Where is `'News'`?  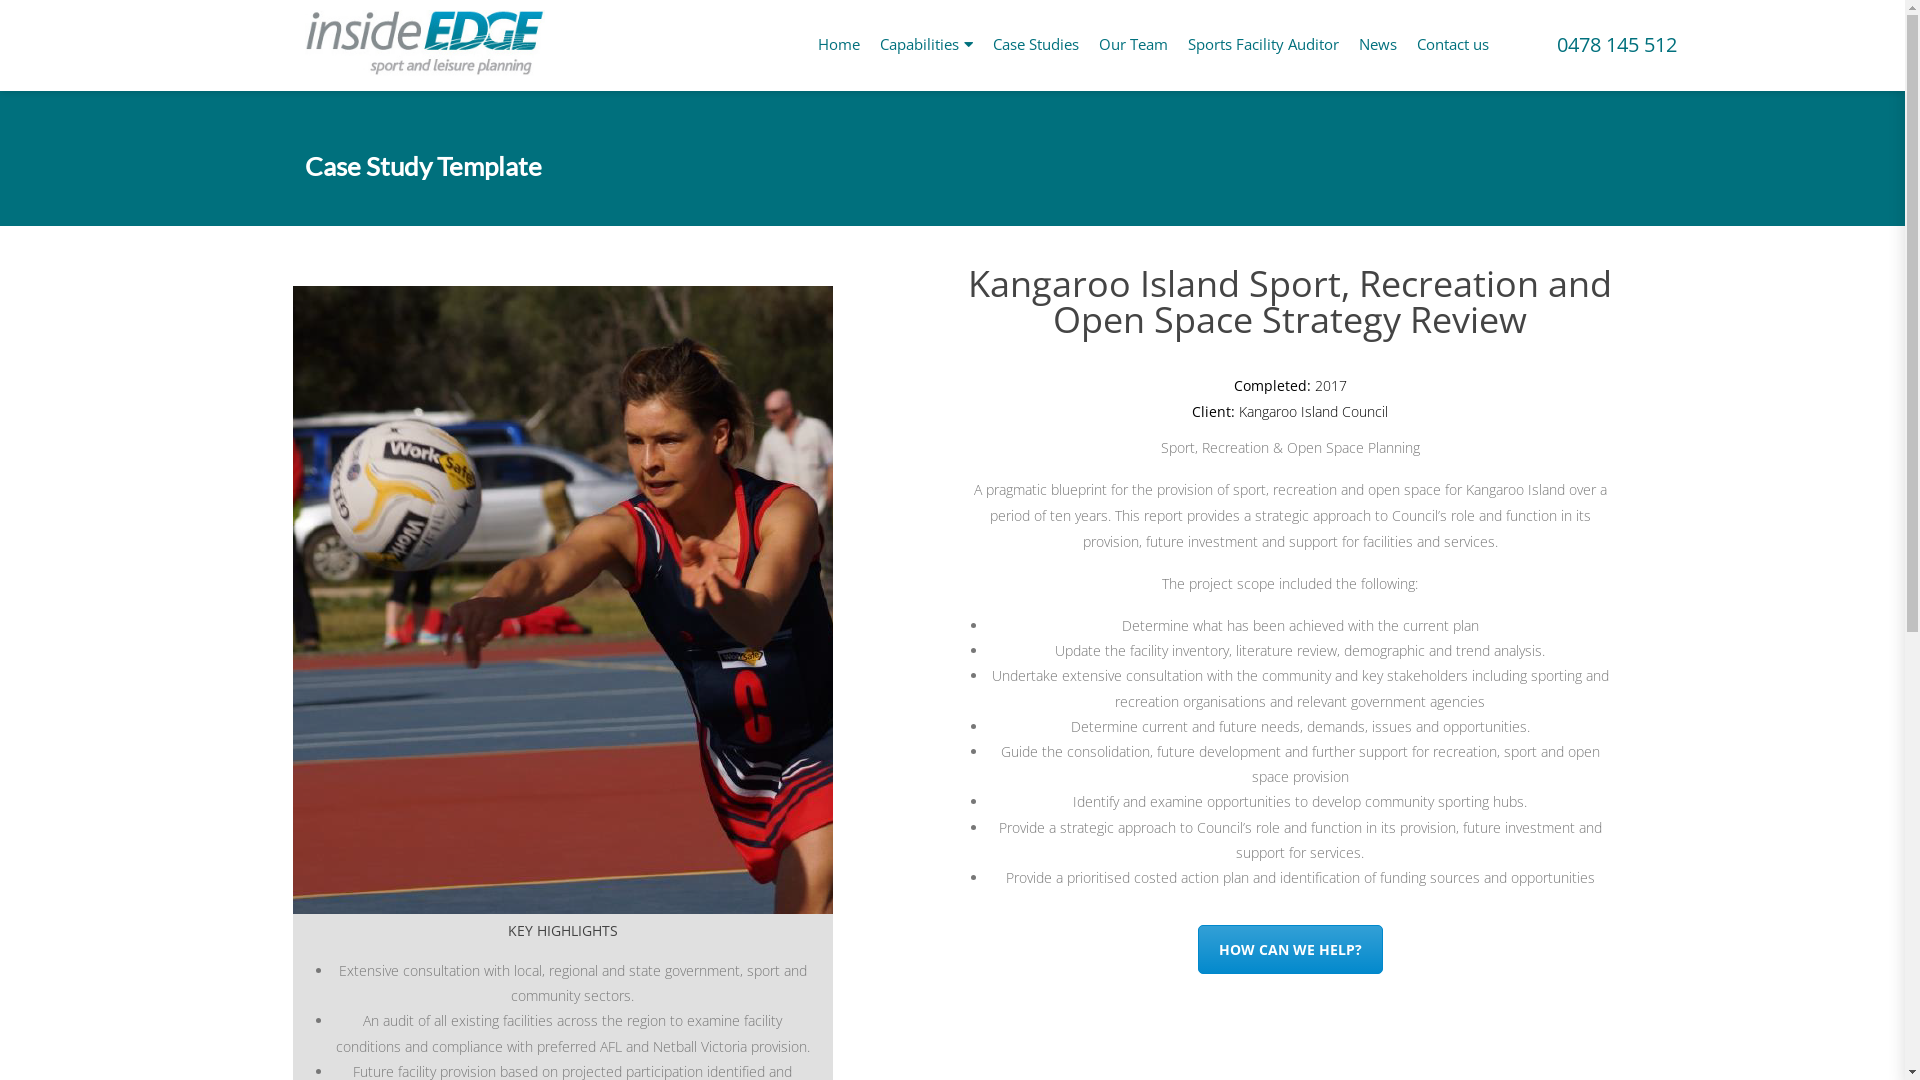 'News' is located at coordinates (1376, 44).